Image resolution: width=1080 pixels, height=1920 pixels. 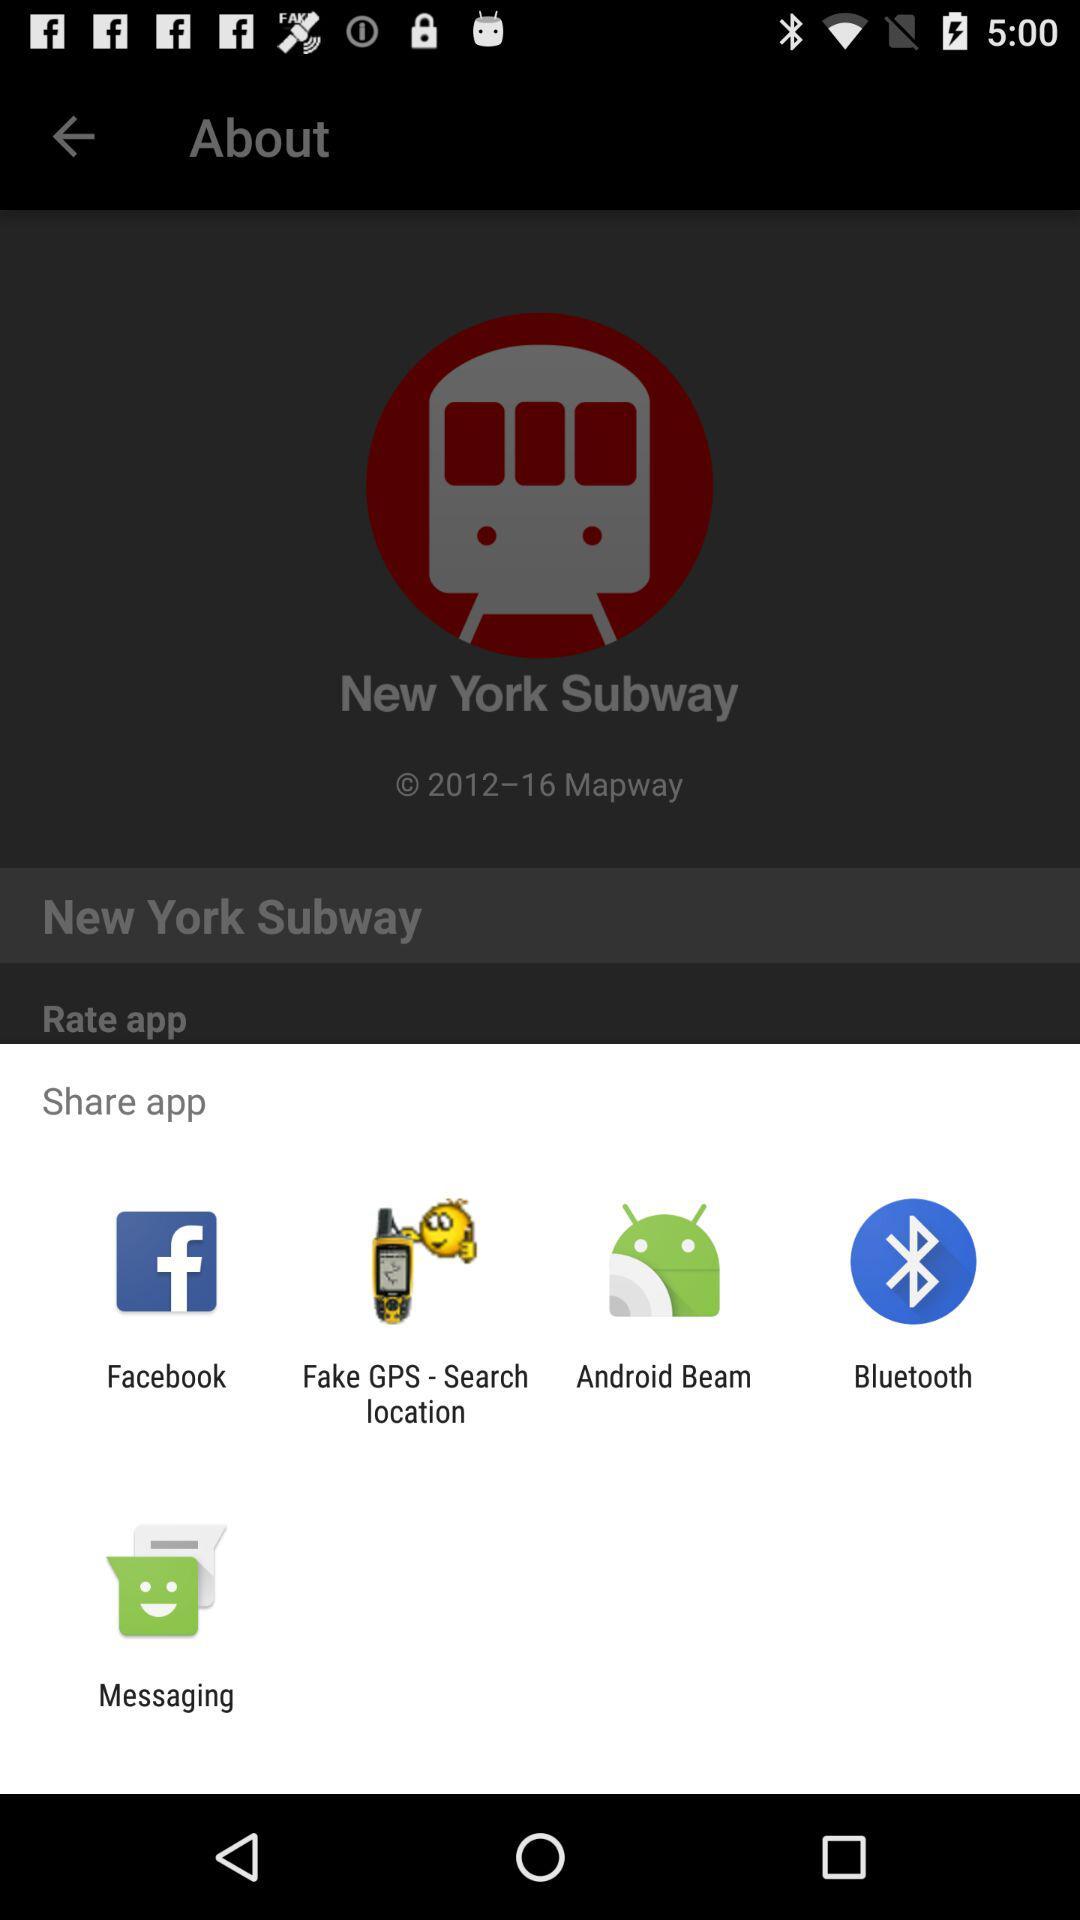 What do you see at coordinates (414, 1392) in the screenshot?
I see `the app to the right of facebook icon` at bounding box center [414, 1392].